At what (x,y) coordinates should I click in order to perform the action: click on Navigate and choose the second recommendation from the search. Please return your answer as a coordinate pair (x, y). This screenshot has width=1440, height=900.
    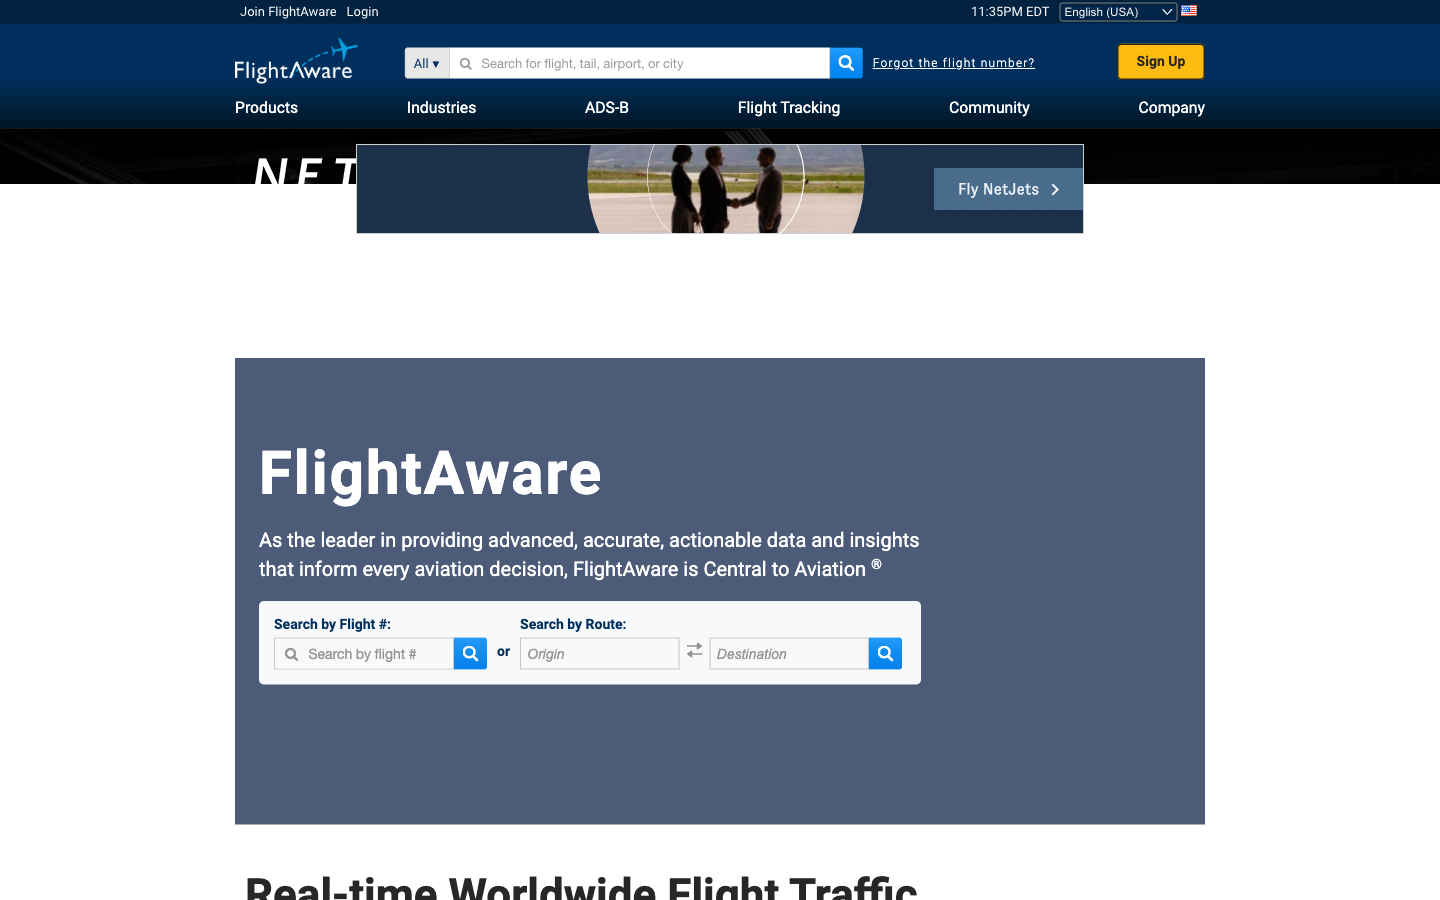
    Looking at the image, I should click on (474, 62).